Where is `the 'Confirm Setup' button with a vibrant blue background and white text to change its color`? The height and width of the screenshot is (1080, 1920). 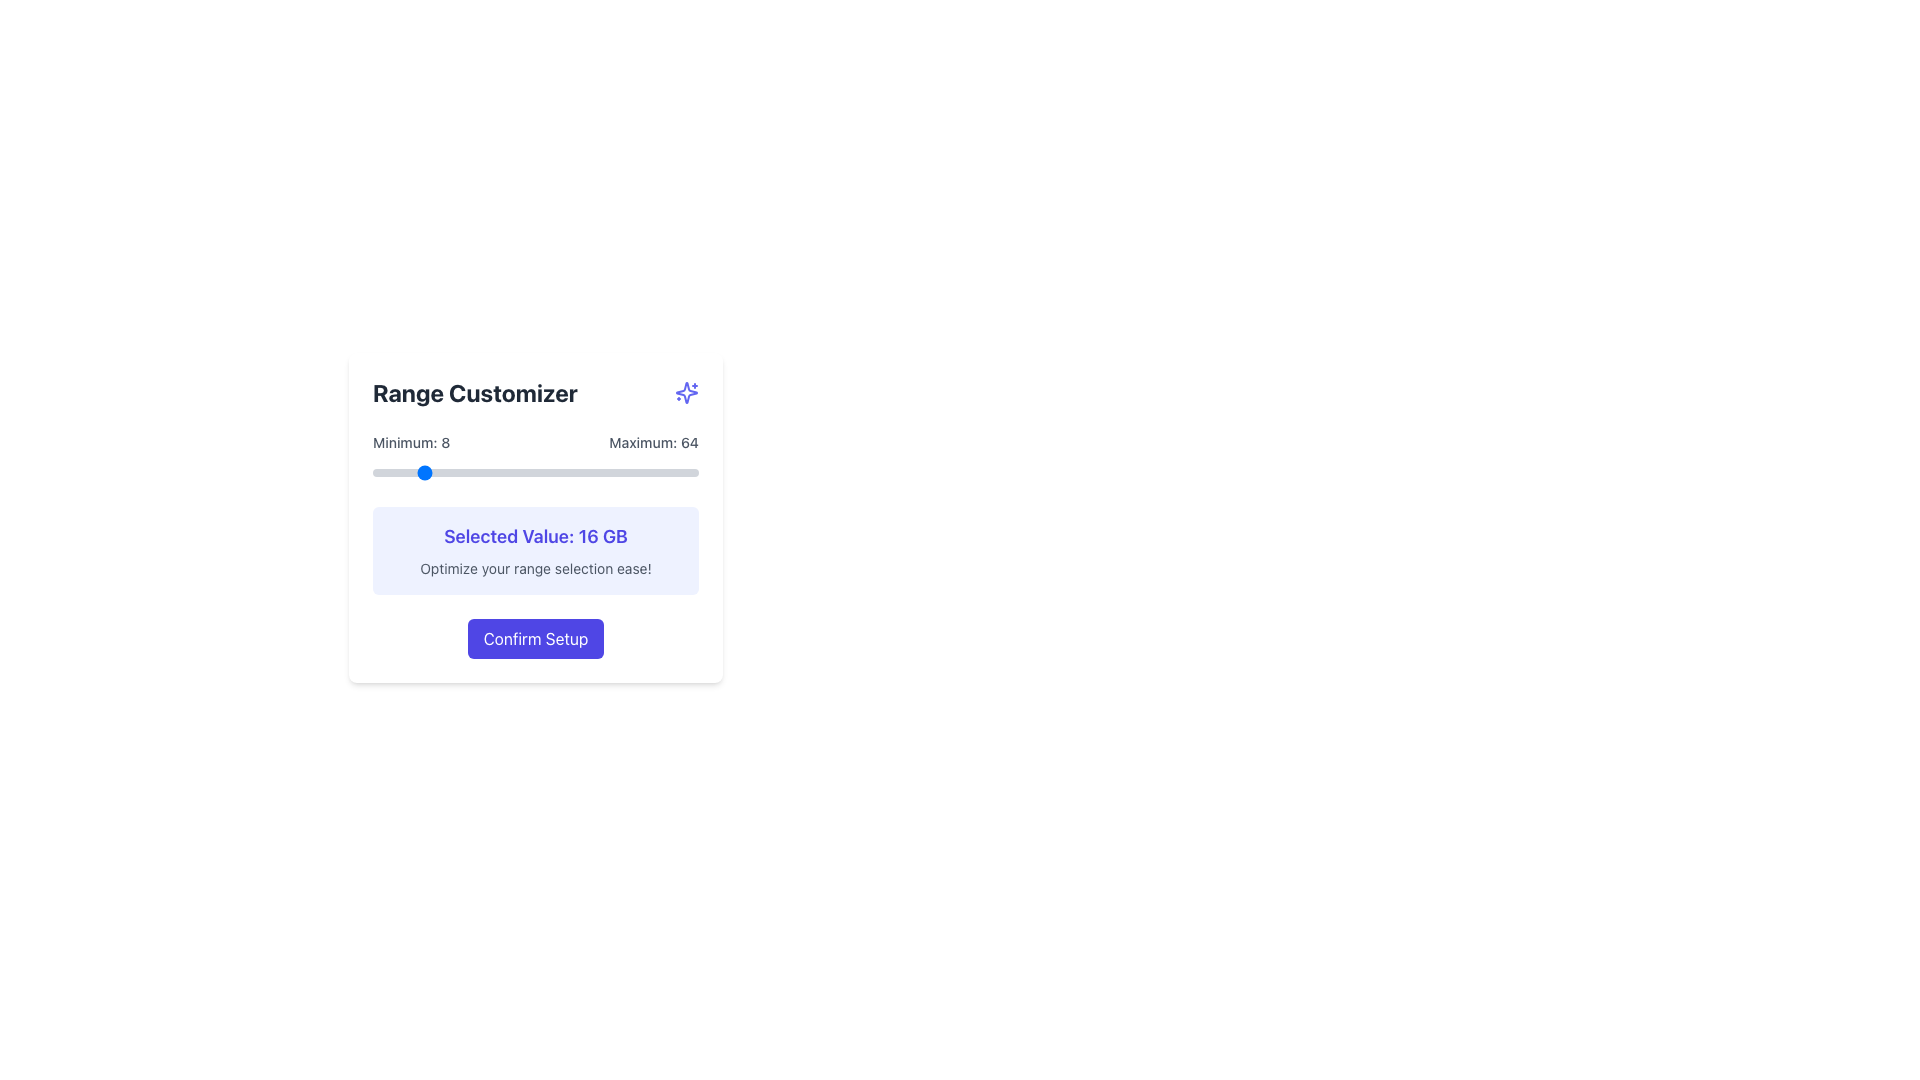 the 'Confirm Setup' button with a vibrant blue background and white text to change its color is located at coordinates (536, 639).